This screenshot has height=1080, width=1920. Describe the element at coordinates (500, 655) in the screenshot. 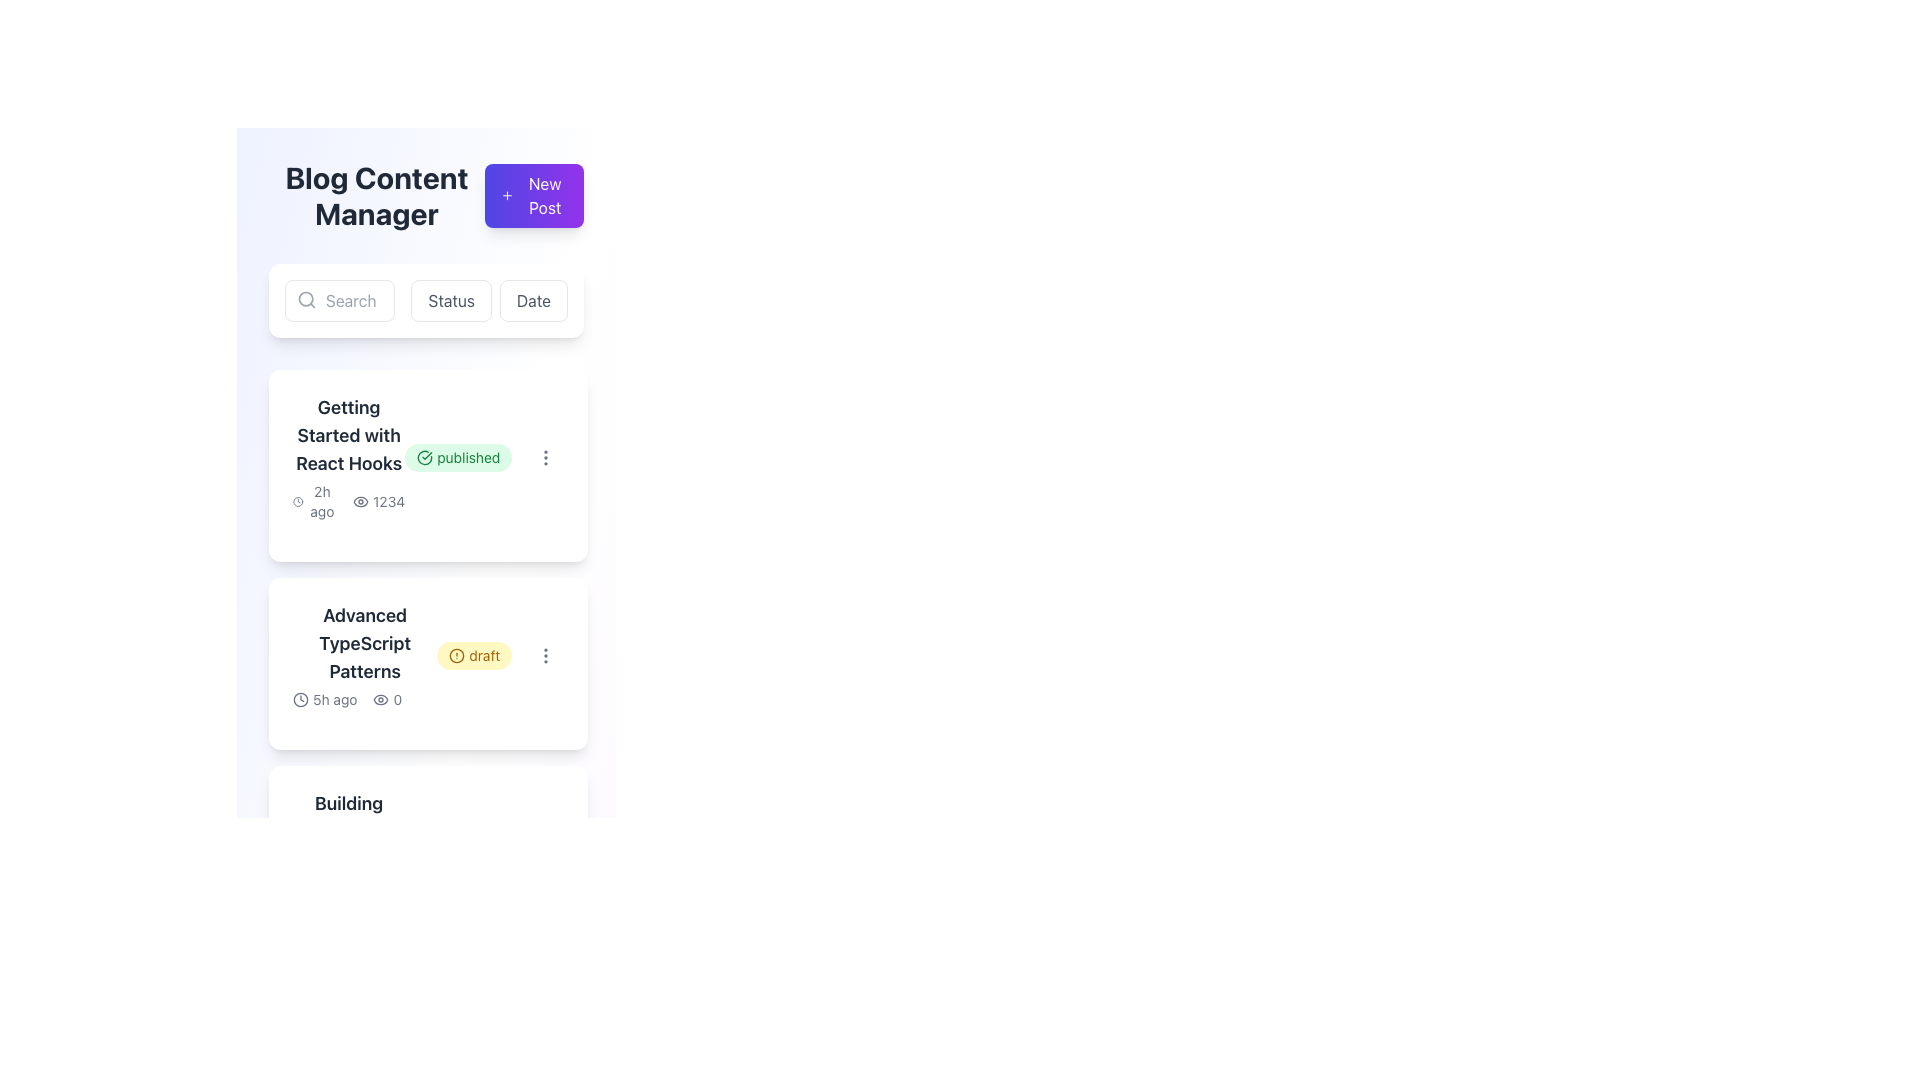

I see `the 'draft' badge element, which is a rounded badge with light yellow background and brown text, located within the 'Advanced TypeScript Patterns' card, near the timestamp '5h ago'` at that location.